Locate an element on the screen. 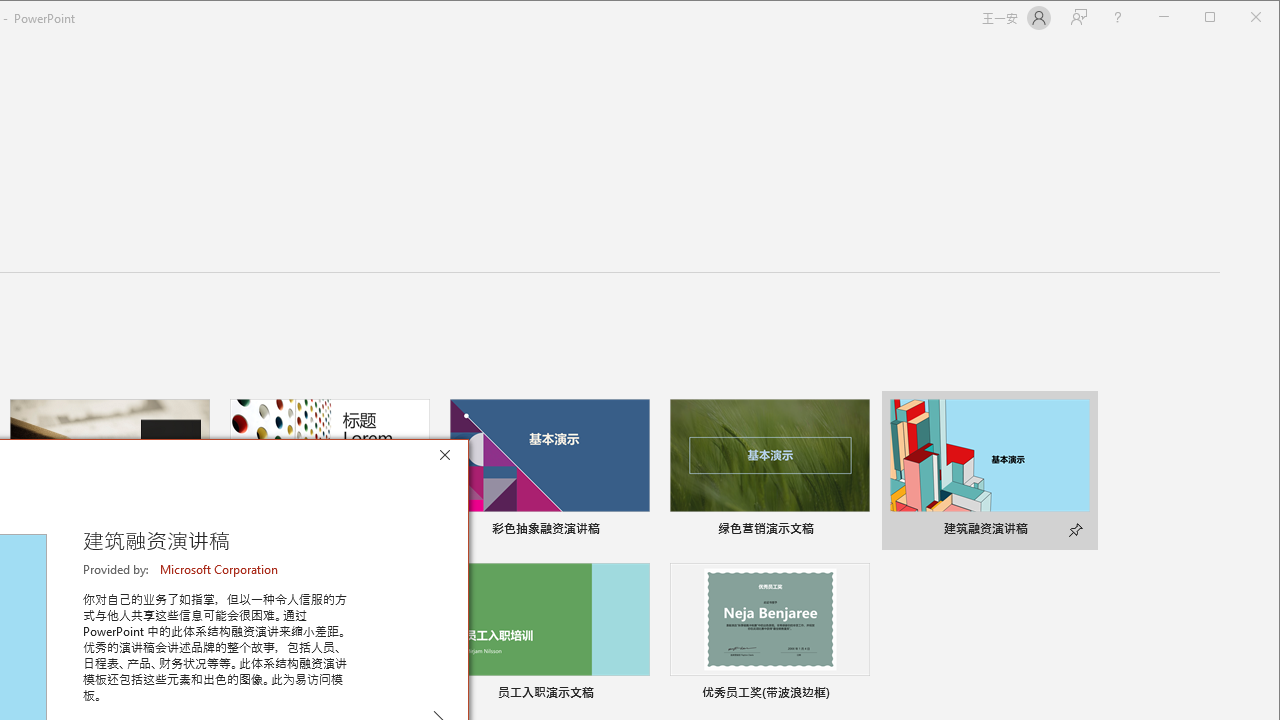 Image resolution: width=1280 pixels, height=720 pixels. 'Microsoft Corporation' is located at coordinates (220, 569).